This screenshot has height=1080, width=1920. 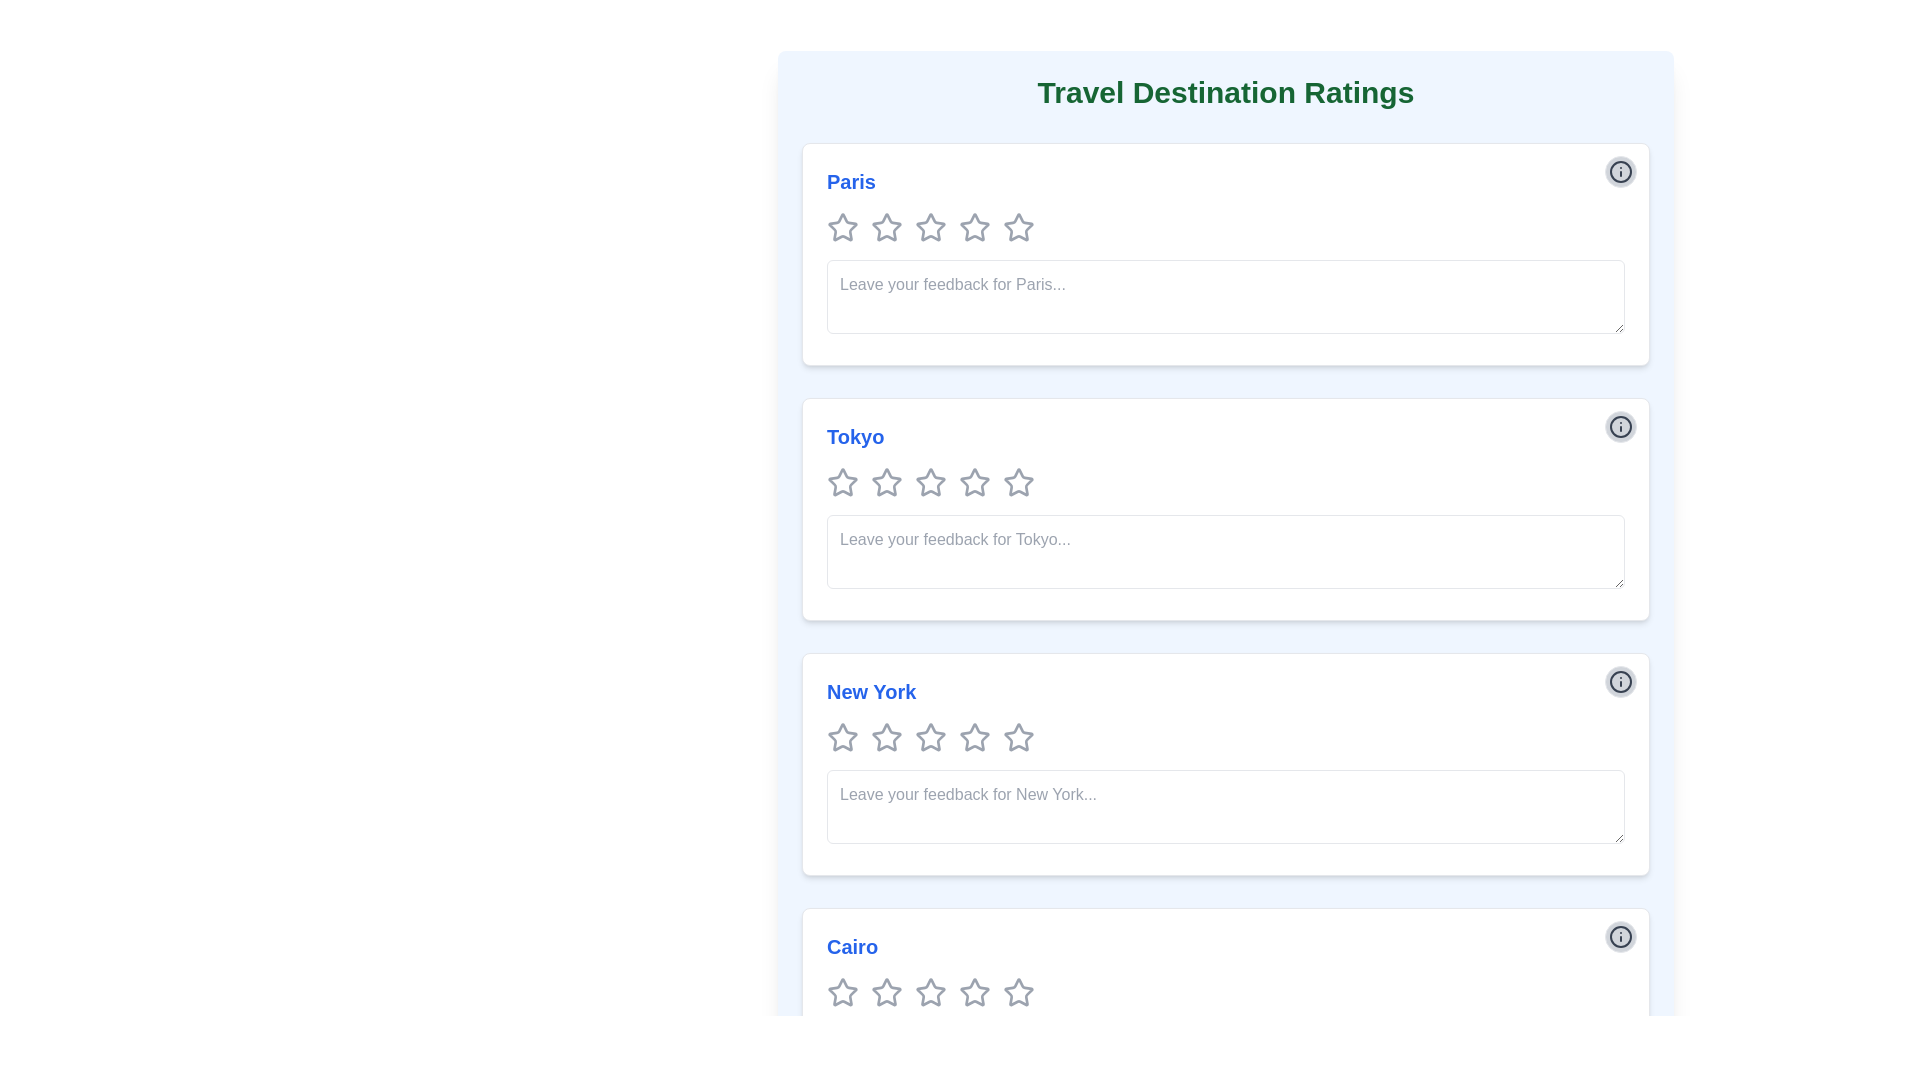 What do you see at coordinates (974, 226) in the screenshot?
I see `the second star icon in the rating bar for the 'Paris' section` at bounding box center [974, 226].